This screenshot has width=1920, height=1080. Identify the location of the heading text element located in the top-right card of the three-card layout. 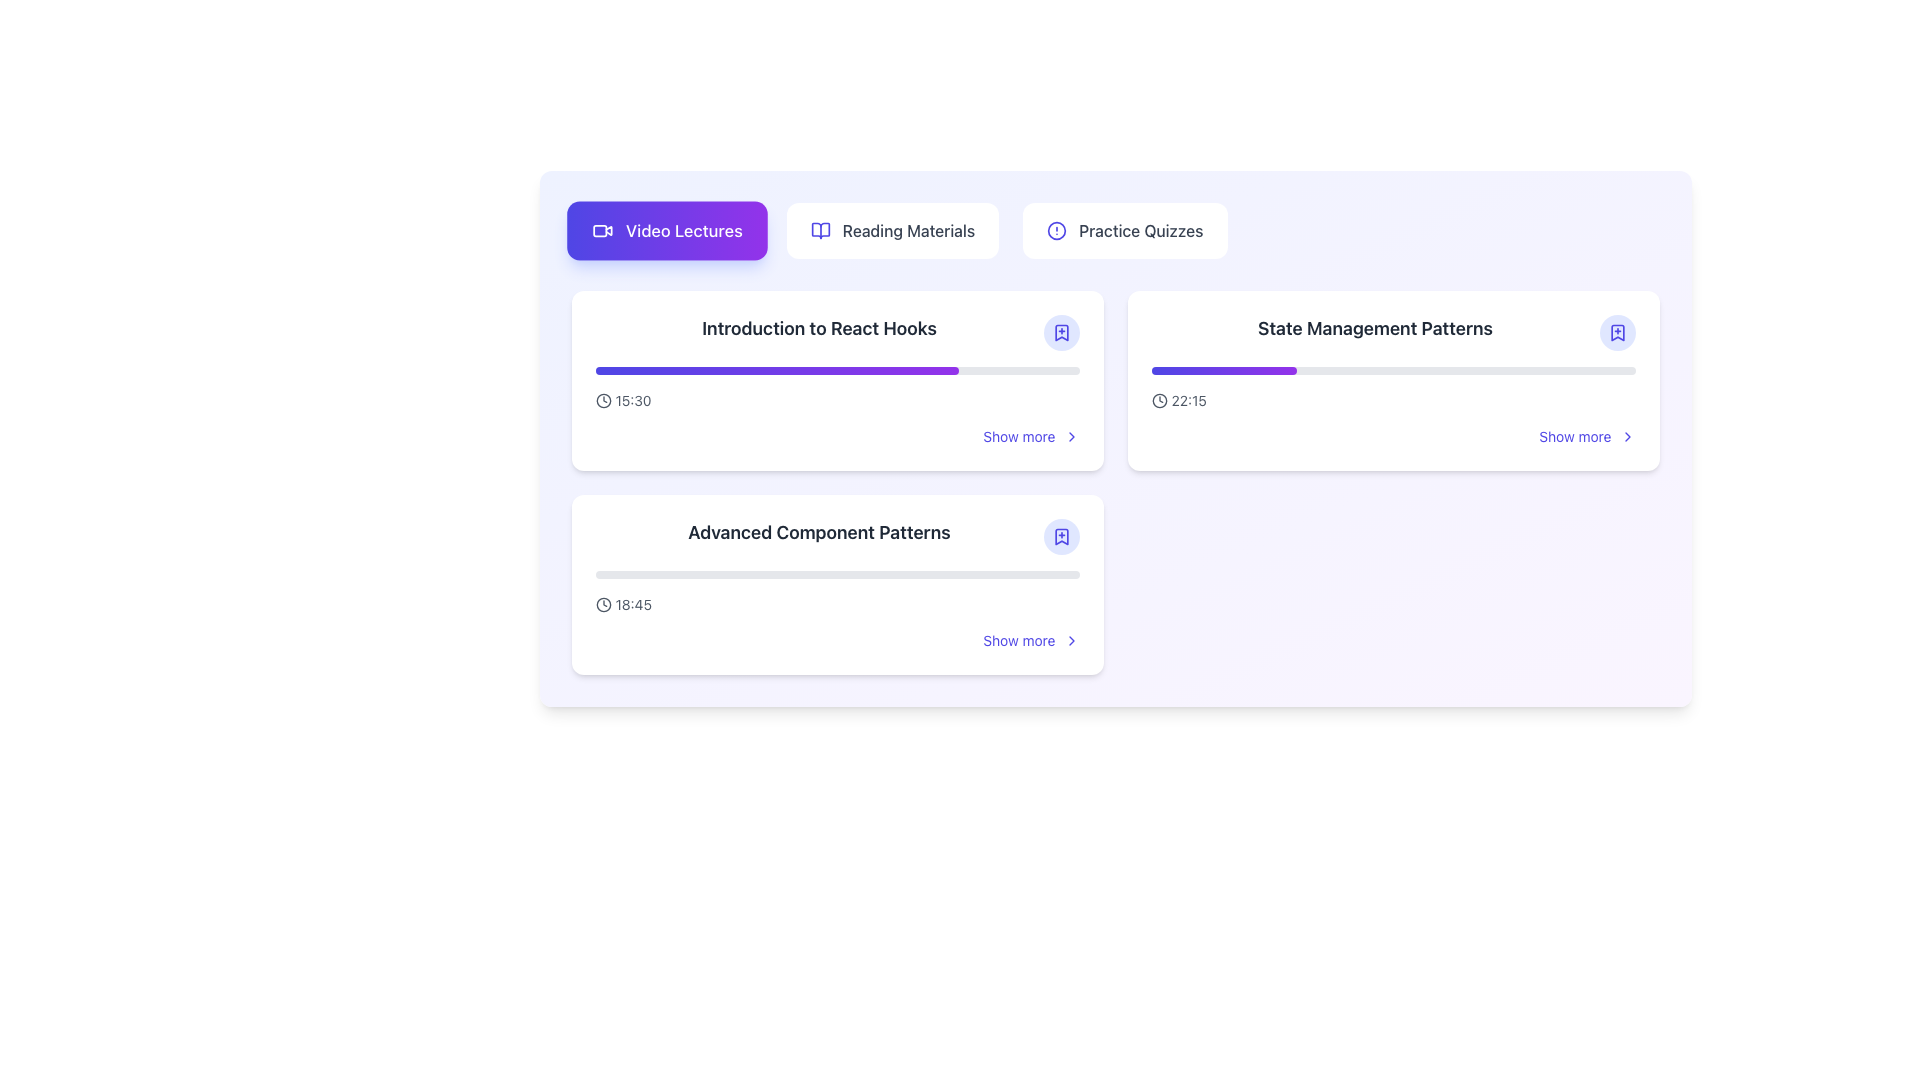
(1392, 331).